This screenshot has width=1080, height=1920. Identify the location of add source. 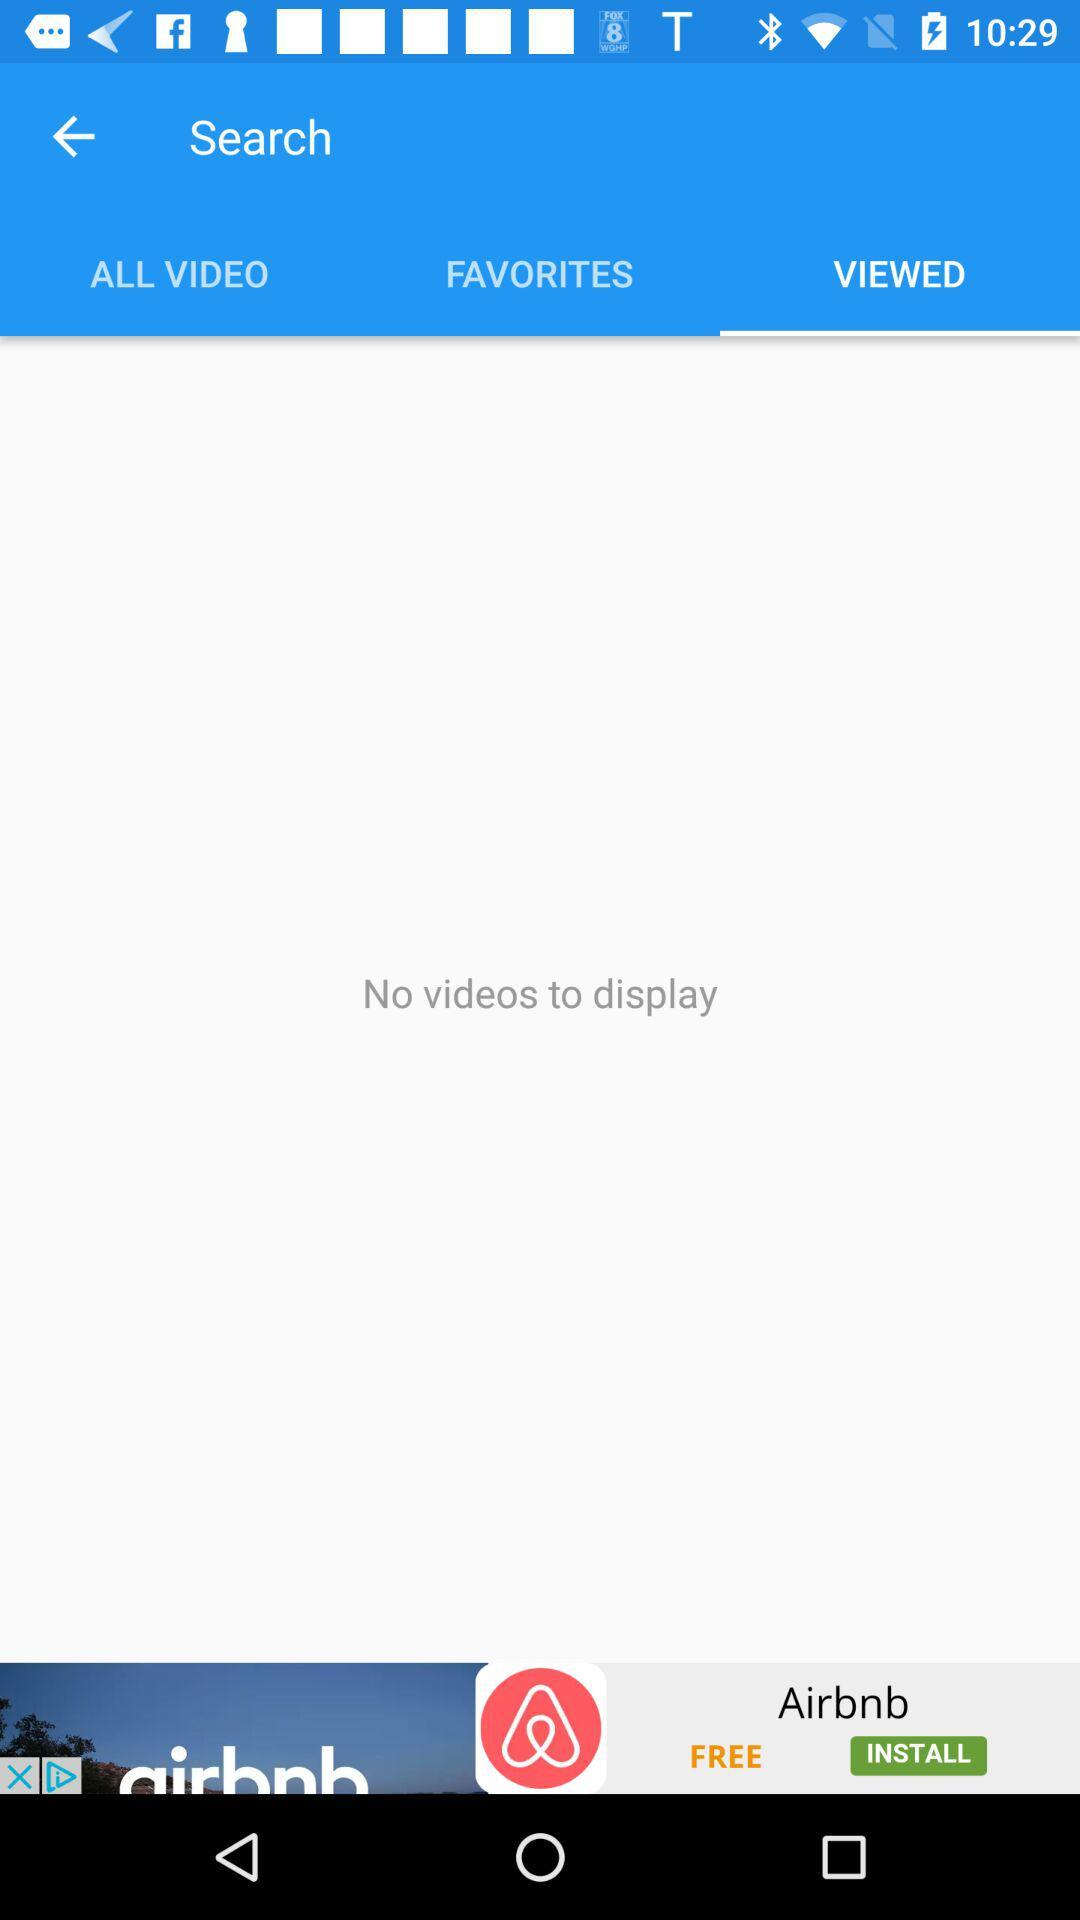
(540, 1727).